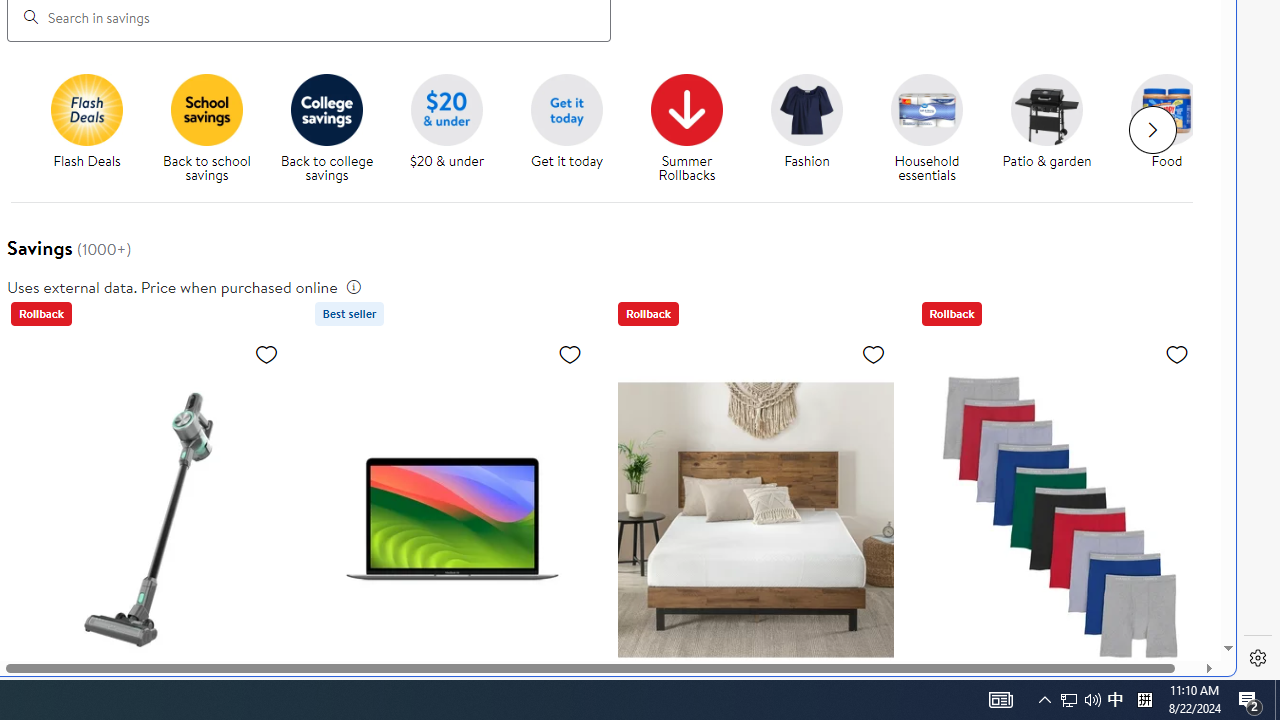 This screenshot has width=1280, height=720. Describe the element at coordinates (926, 129) in the screenshot. I see `'Household essentials Household essentials'` at that location.